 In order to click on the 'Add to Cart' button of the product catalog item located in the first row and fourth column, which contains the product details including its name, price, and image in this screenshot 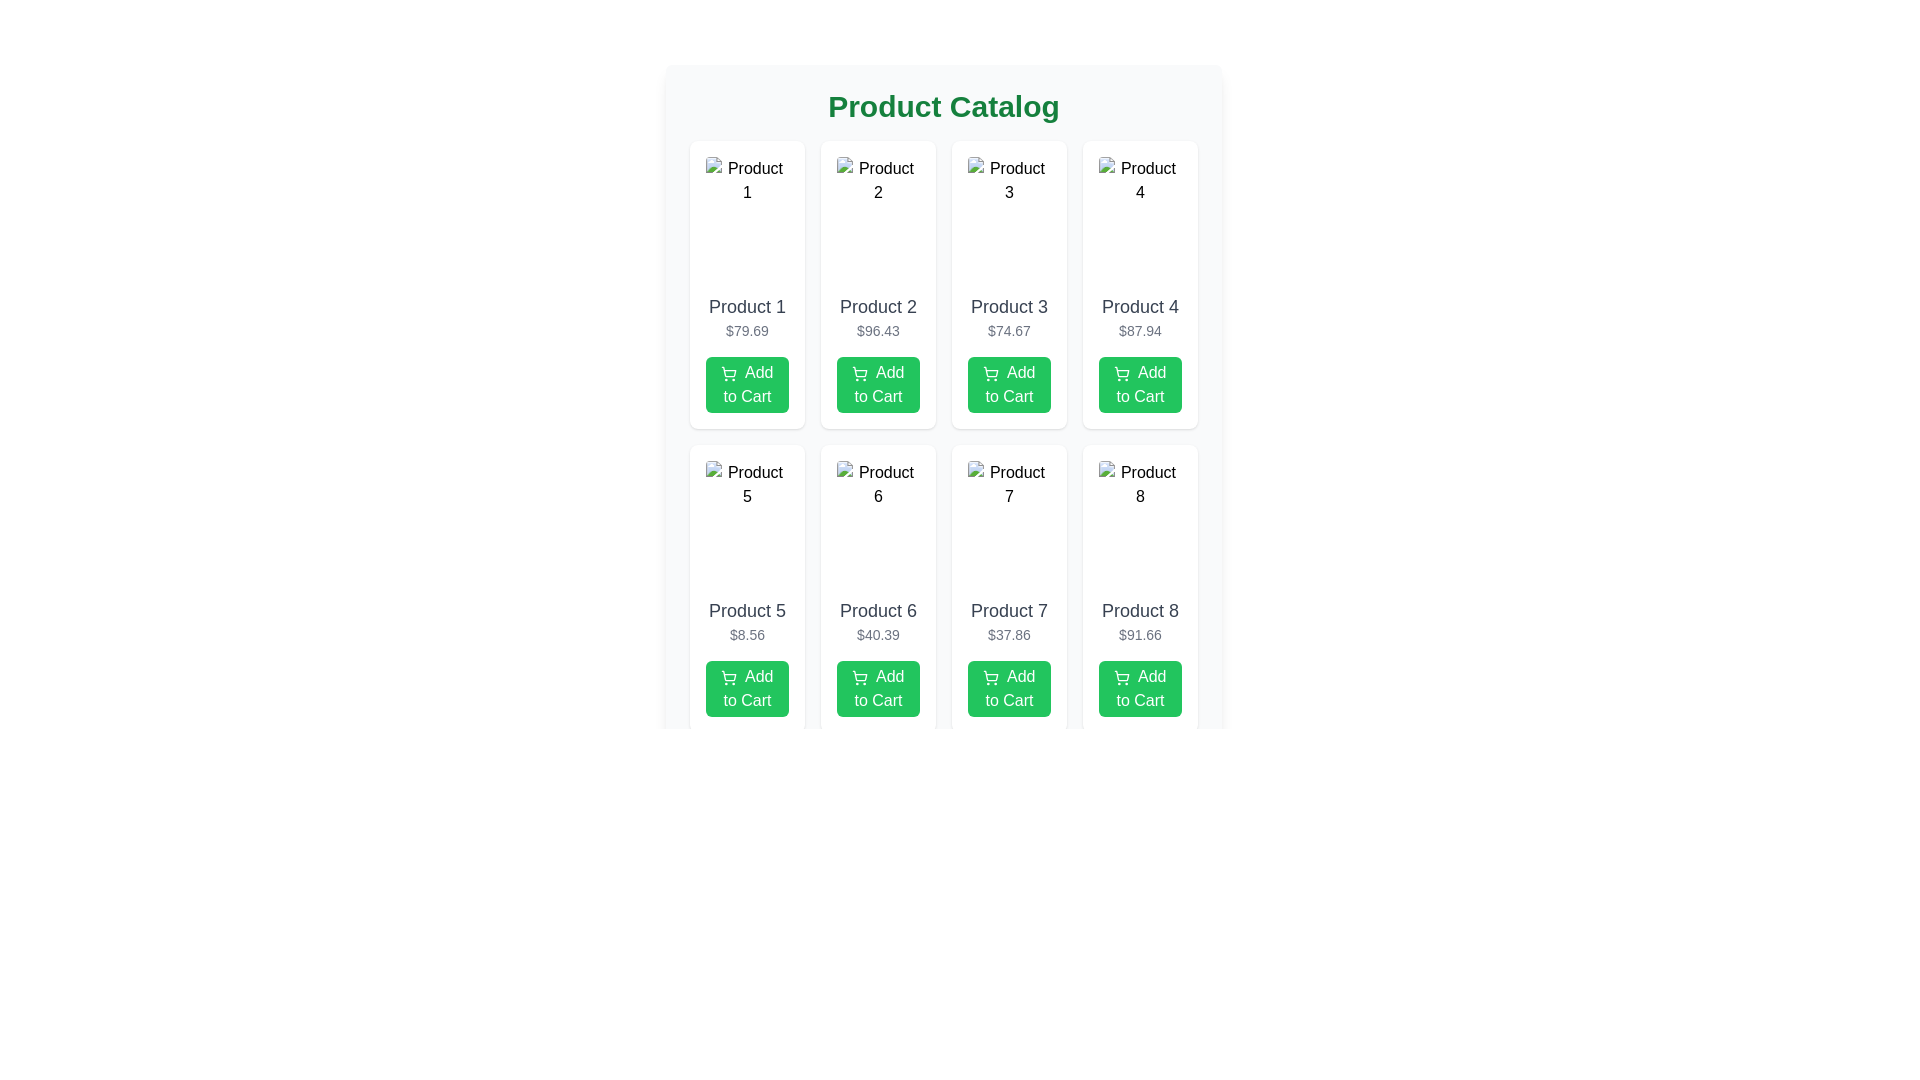, I will do `click(1140, 285)`.